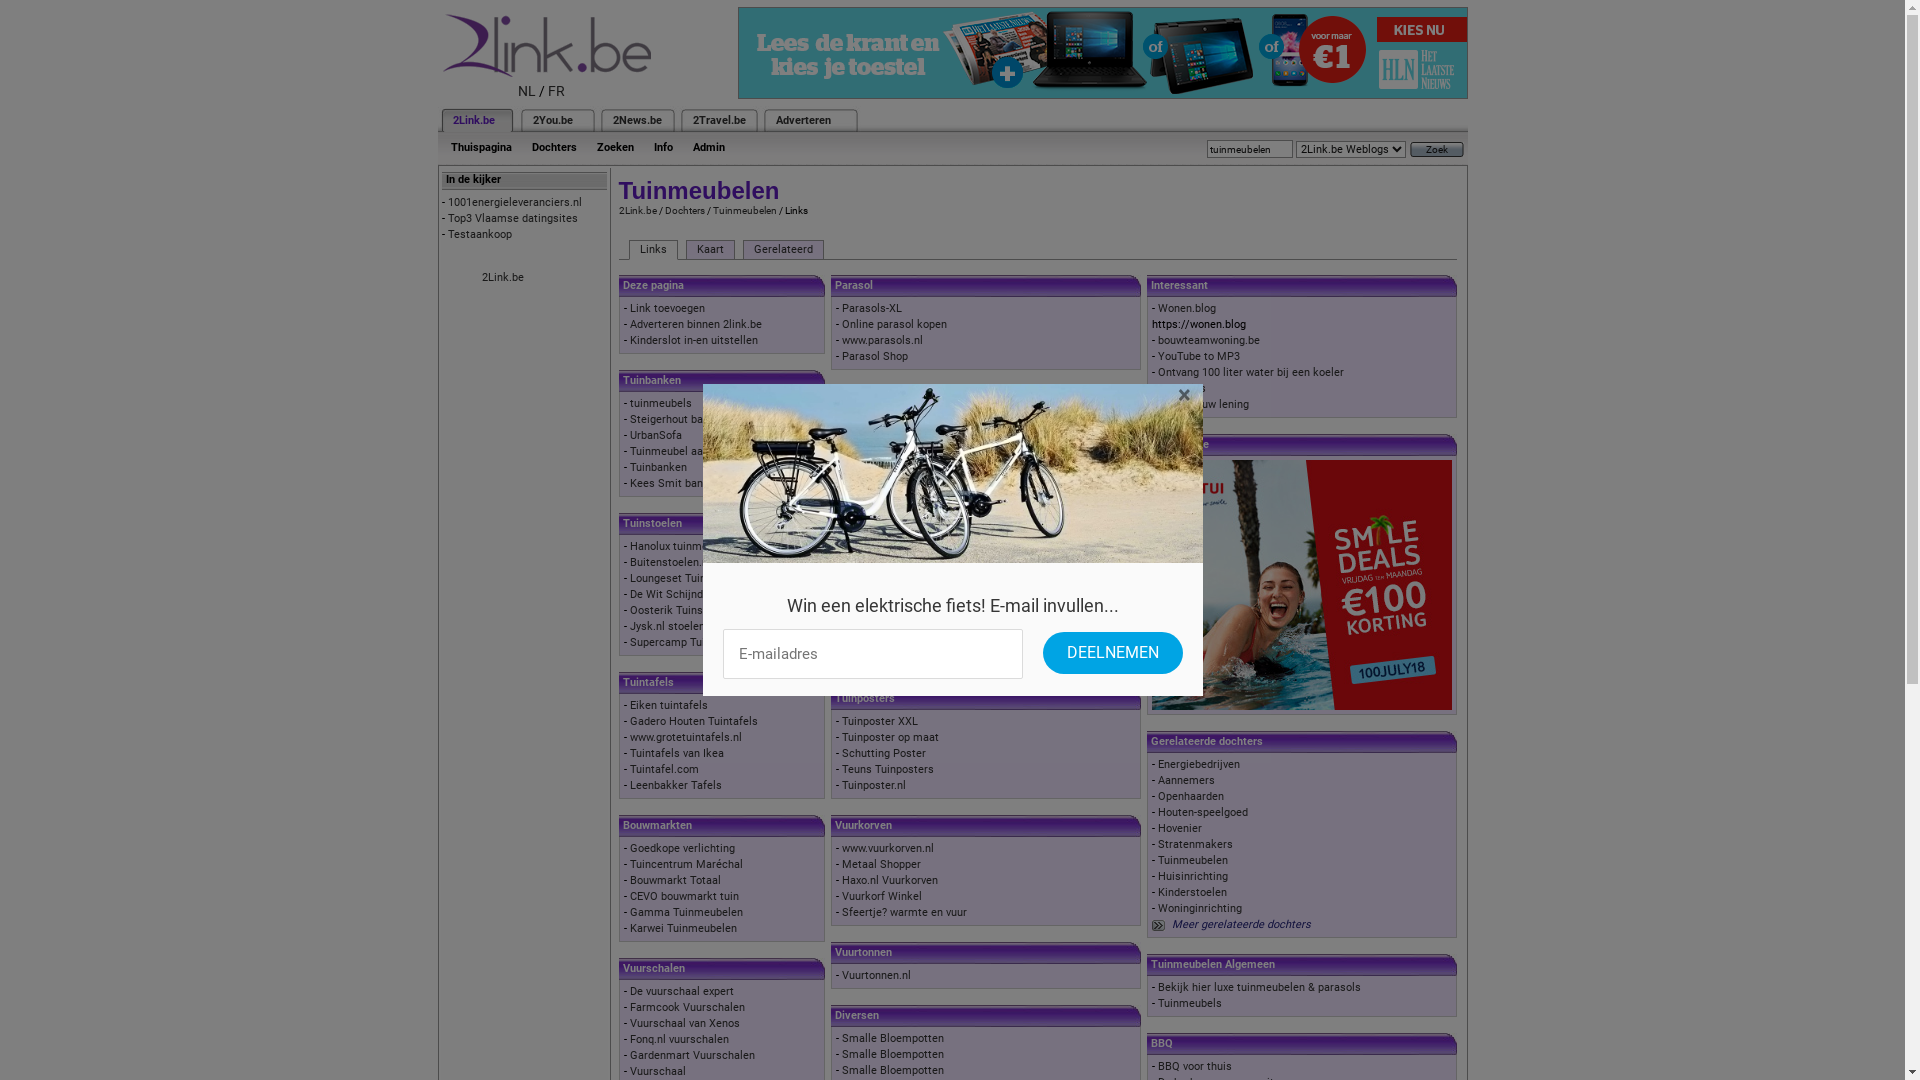  What do you see at coordinates (685, 1023) in the screenshot?
I see `'Vuurschaal van Xenos'` at bounding box center [685, 1023].